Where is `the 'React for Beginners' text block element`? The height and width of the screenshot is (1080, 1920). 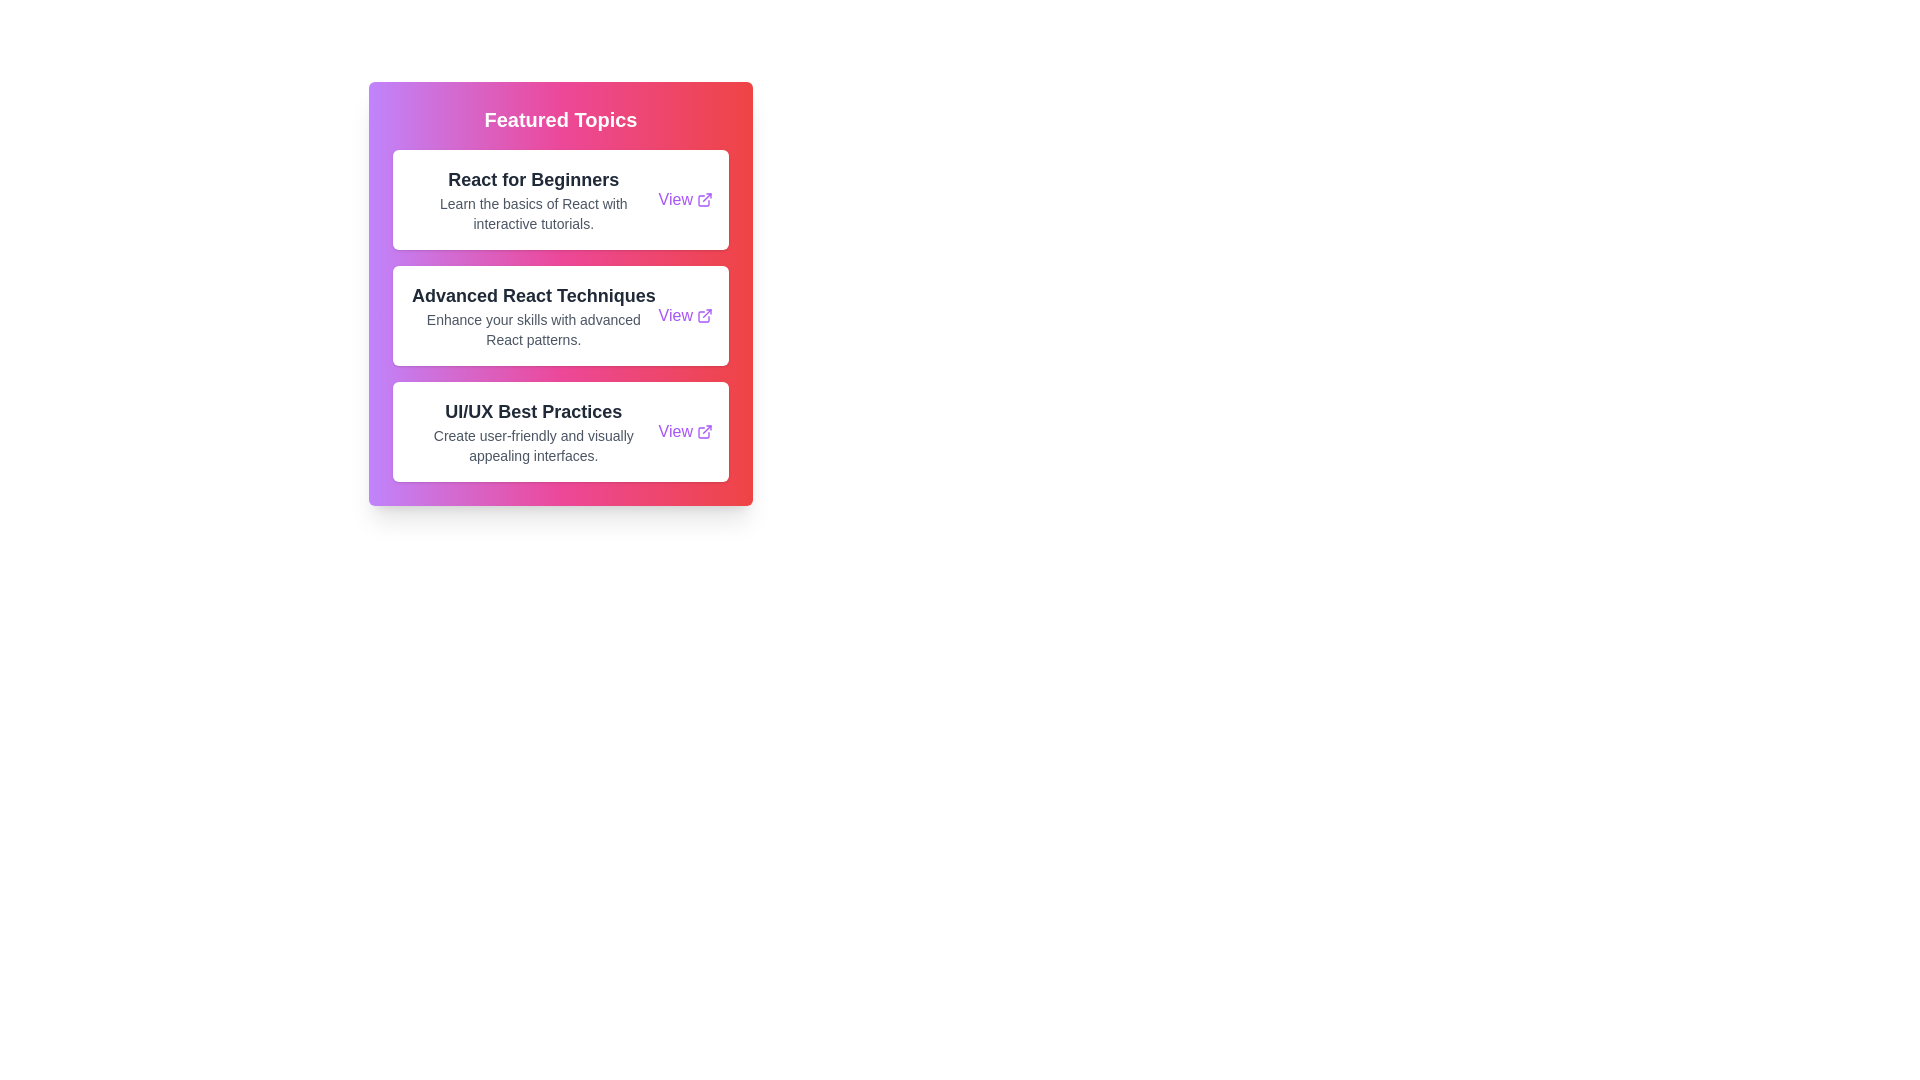 the 'React for Beginners' text block element is located at coordinates (533, 200).